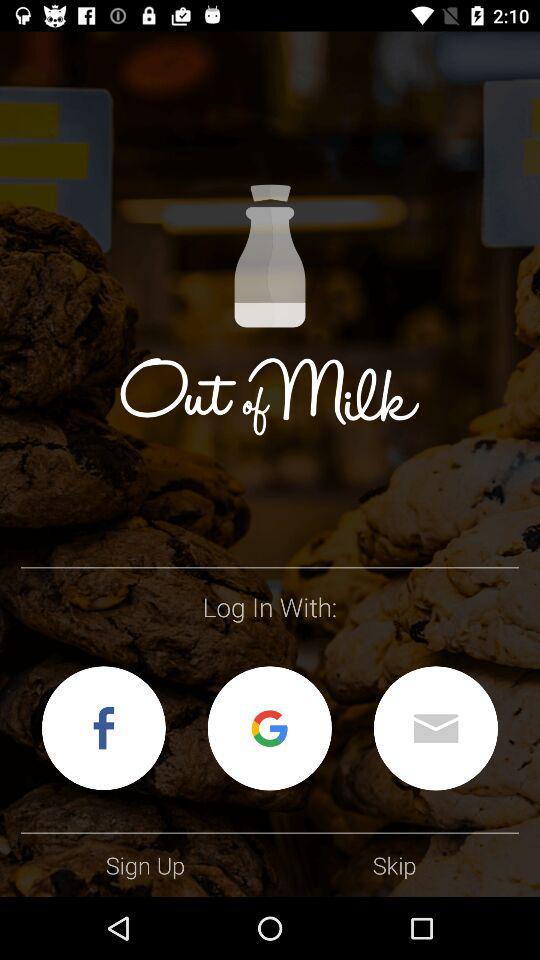 Image resolution: width=540 pixels, height=960 pixels. I want to click on message, so click(434, 727).